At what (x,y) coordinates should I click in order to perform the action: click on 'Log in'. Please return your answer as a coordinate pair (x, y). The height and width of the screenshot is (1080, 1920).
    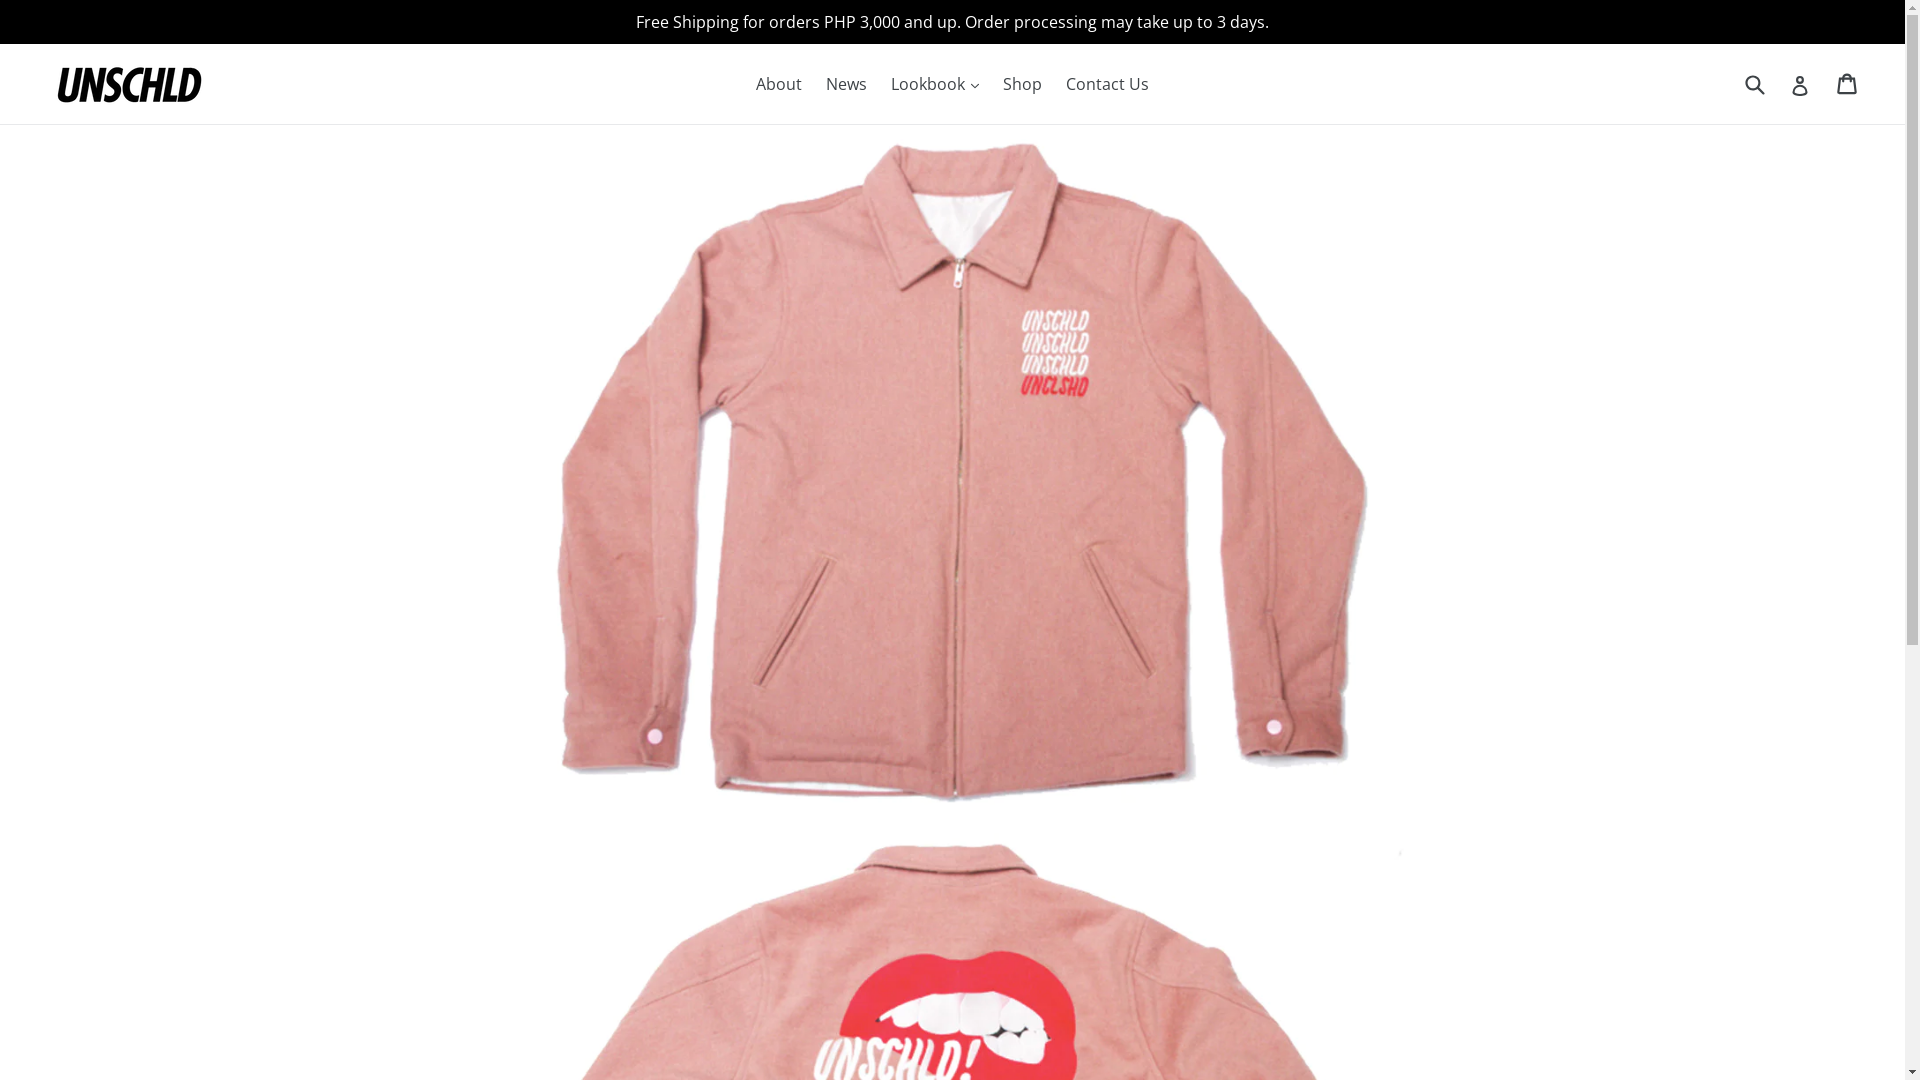
    Looking at the image, I should click on (1800, 83).